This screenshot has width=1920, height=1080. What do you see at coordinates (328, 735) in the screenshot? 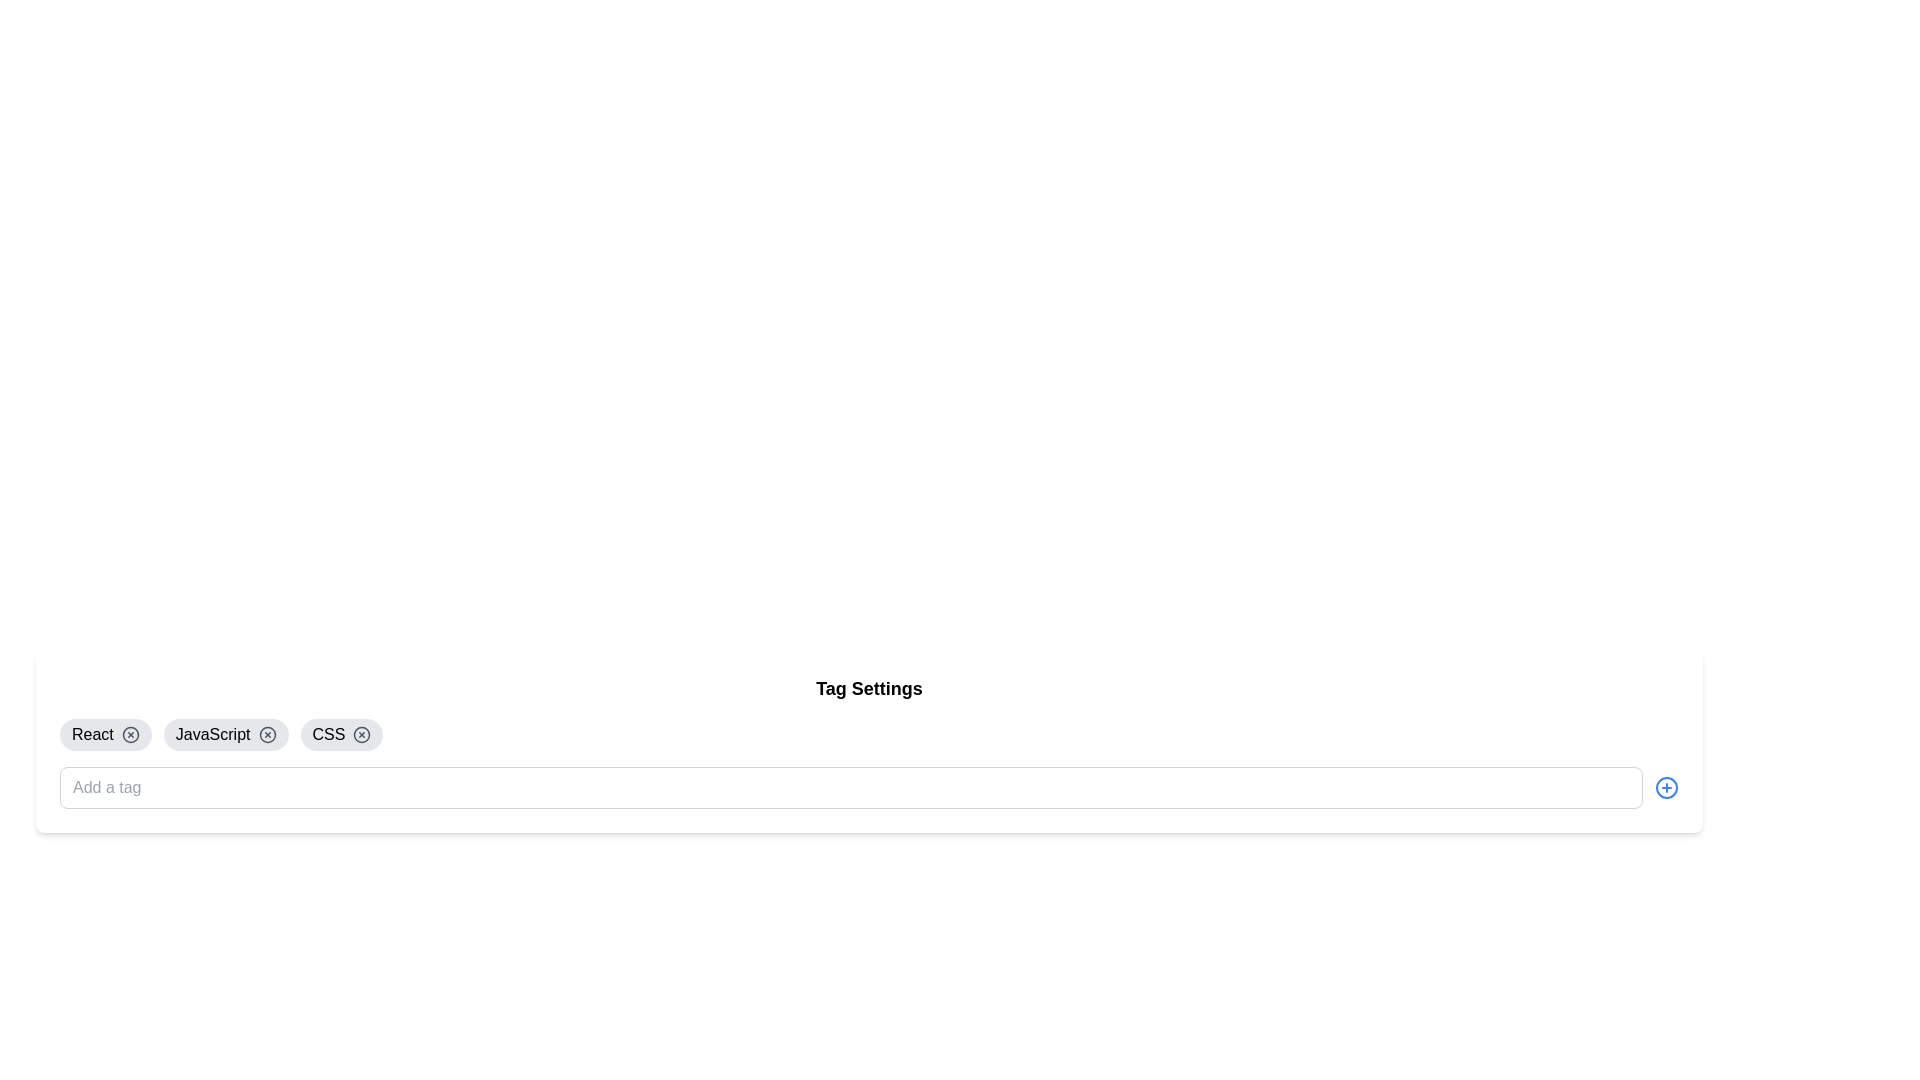
I see `and interpret the text label 'CSS' which is part of a tag management interface, located within a gray, rounded tag component` at bounding box center [328, 735].